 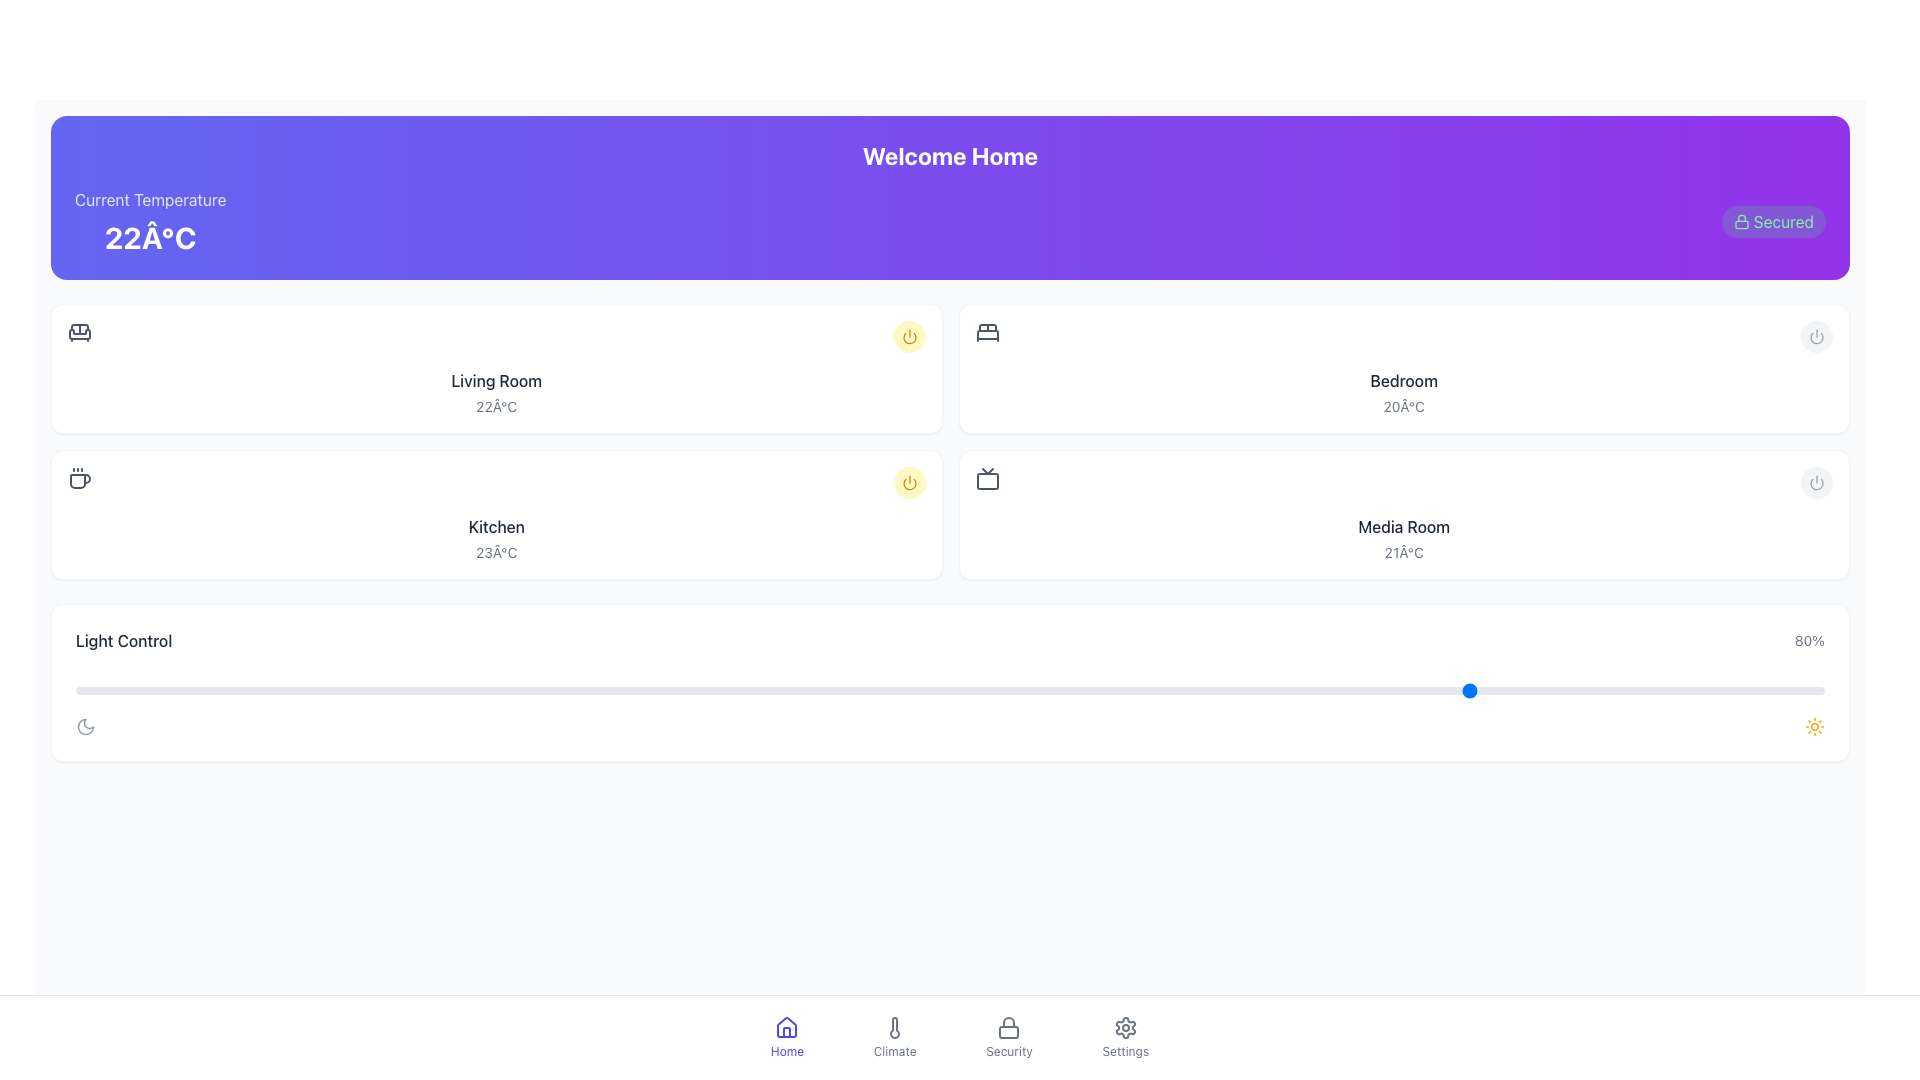 I want to click on the gray icon resembling a double bed located at the top-left corner of the 'Bedroom' card in the grid layout, so click(x=987, y=331).